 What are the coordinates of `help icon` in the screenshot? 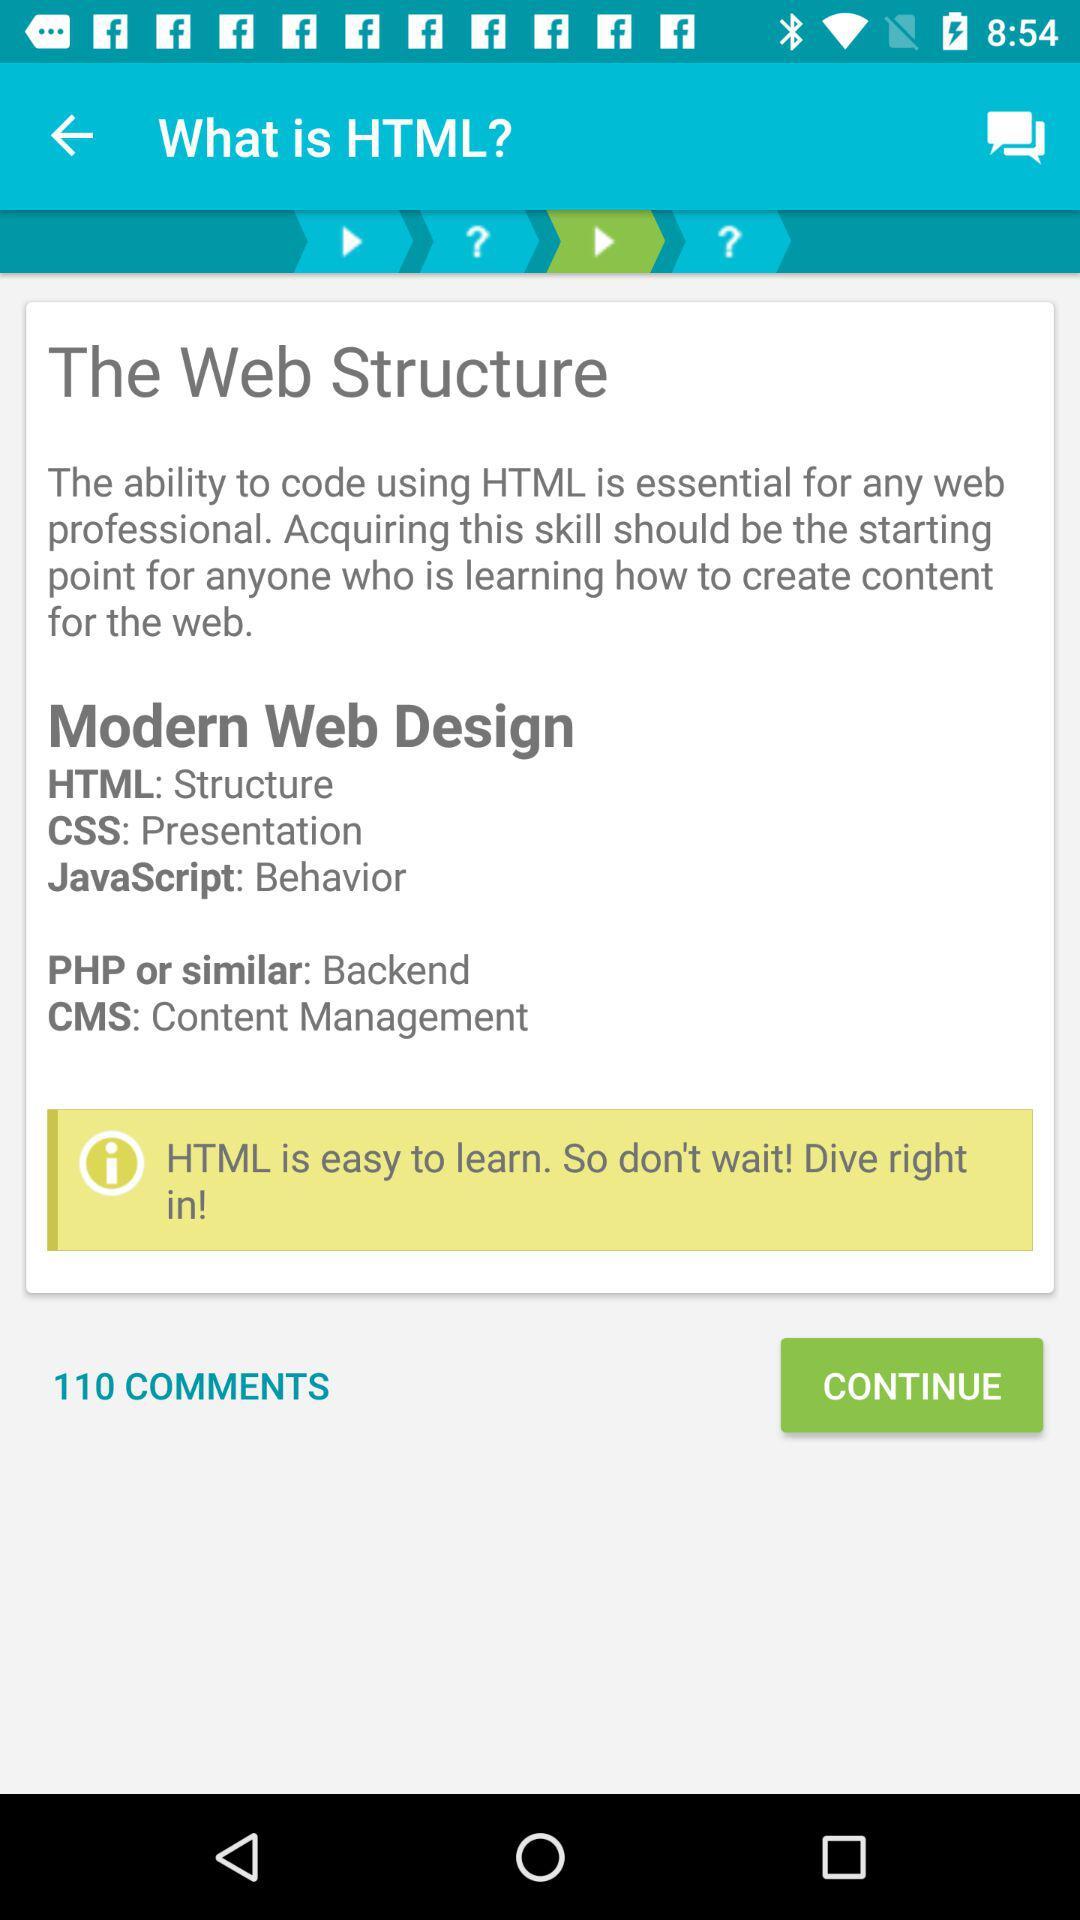 It's located at (477, 240).